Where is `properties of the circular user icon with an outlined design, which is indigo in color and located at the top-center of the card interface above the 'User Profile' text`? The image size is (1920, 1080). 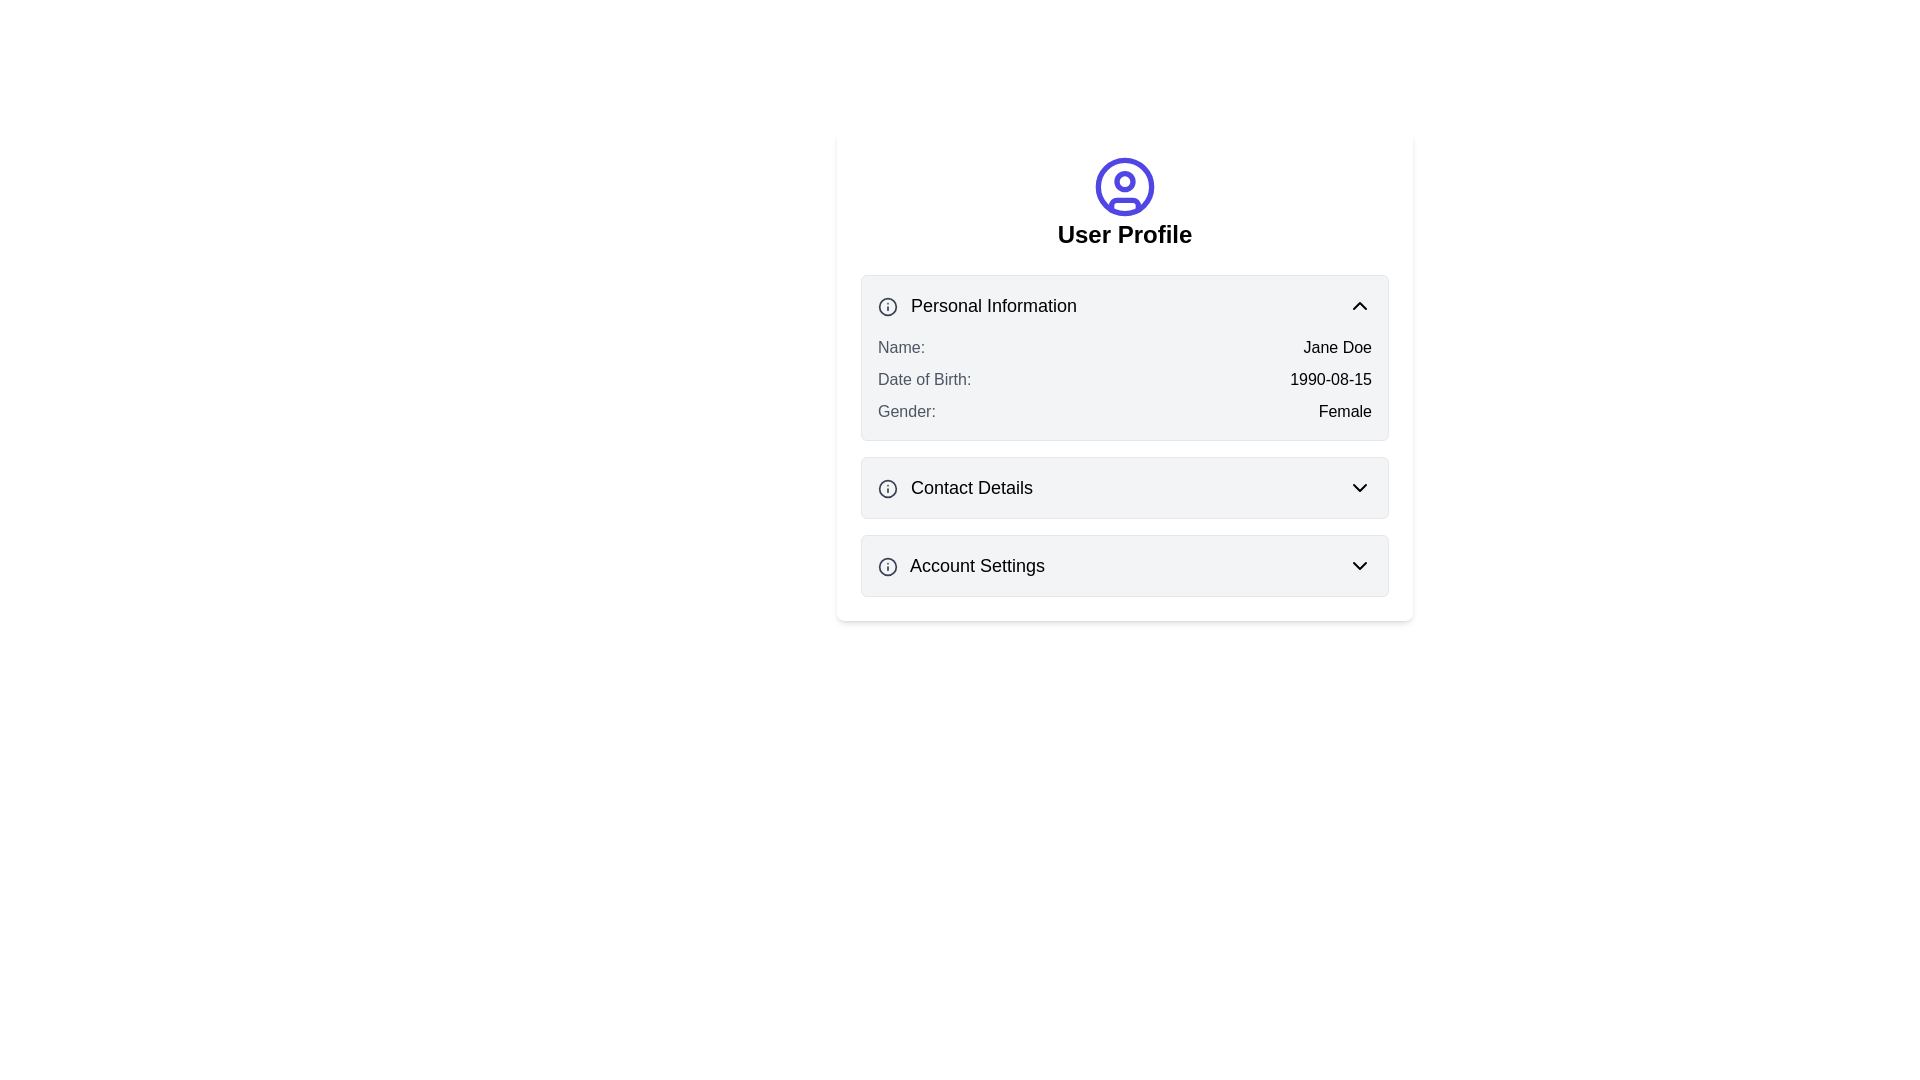 properties of the circular user icon with an outlined design, which is indigo in color and located at the top-center of the card interface above the 'User Profile' text is located at coordinates (1124, 186).